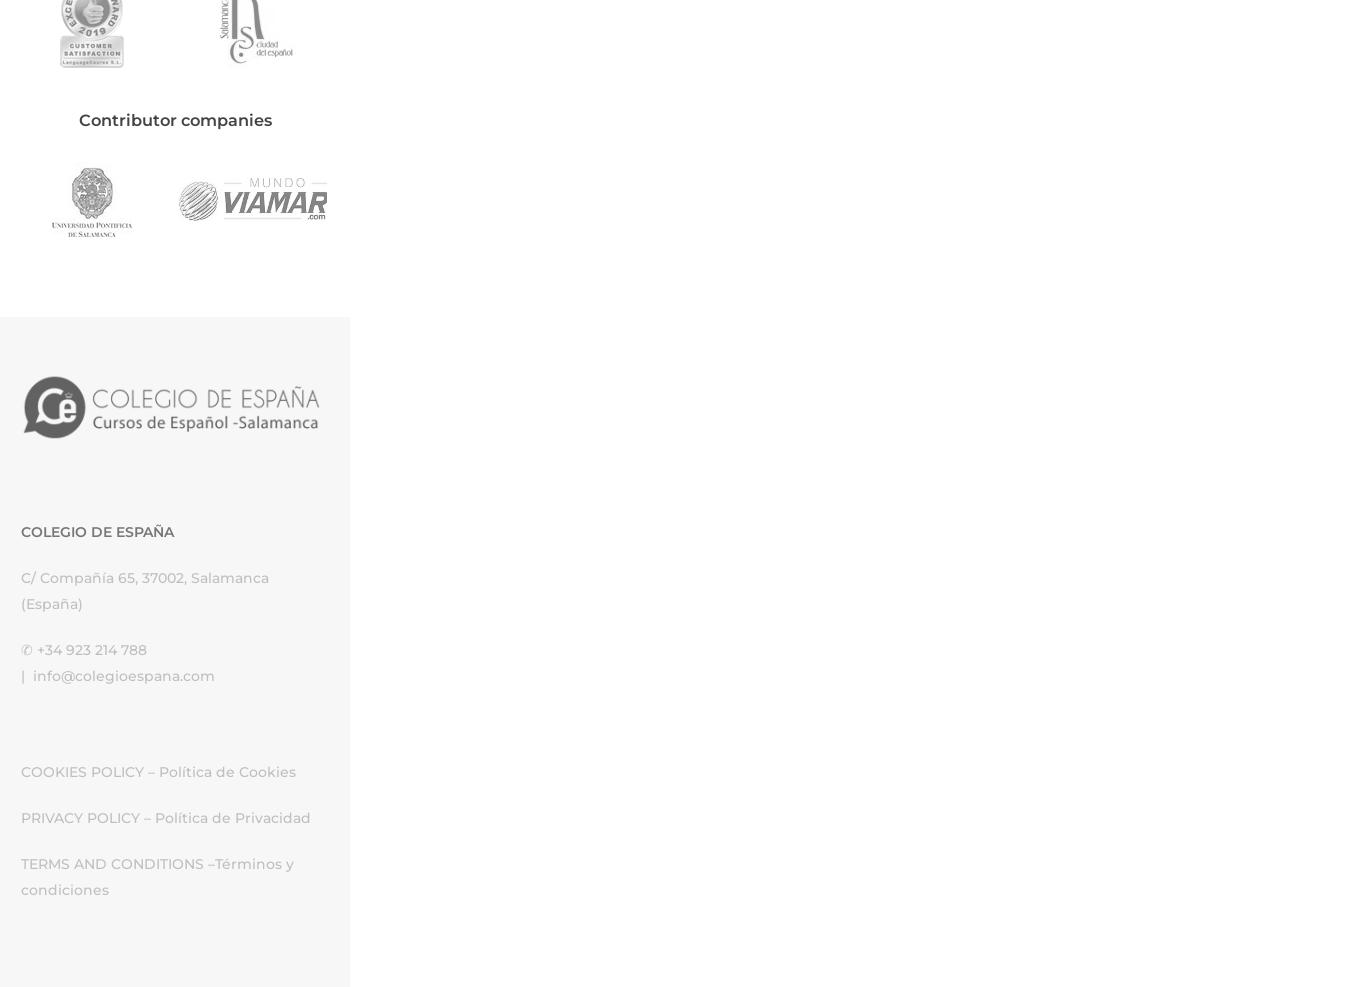  What do you see at coordinates (173, 120) in the screenshot?
I see `'Contributor companies'` at bounding box center [173, 120].